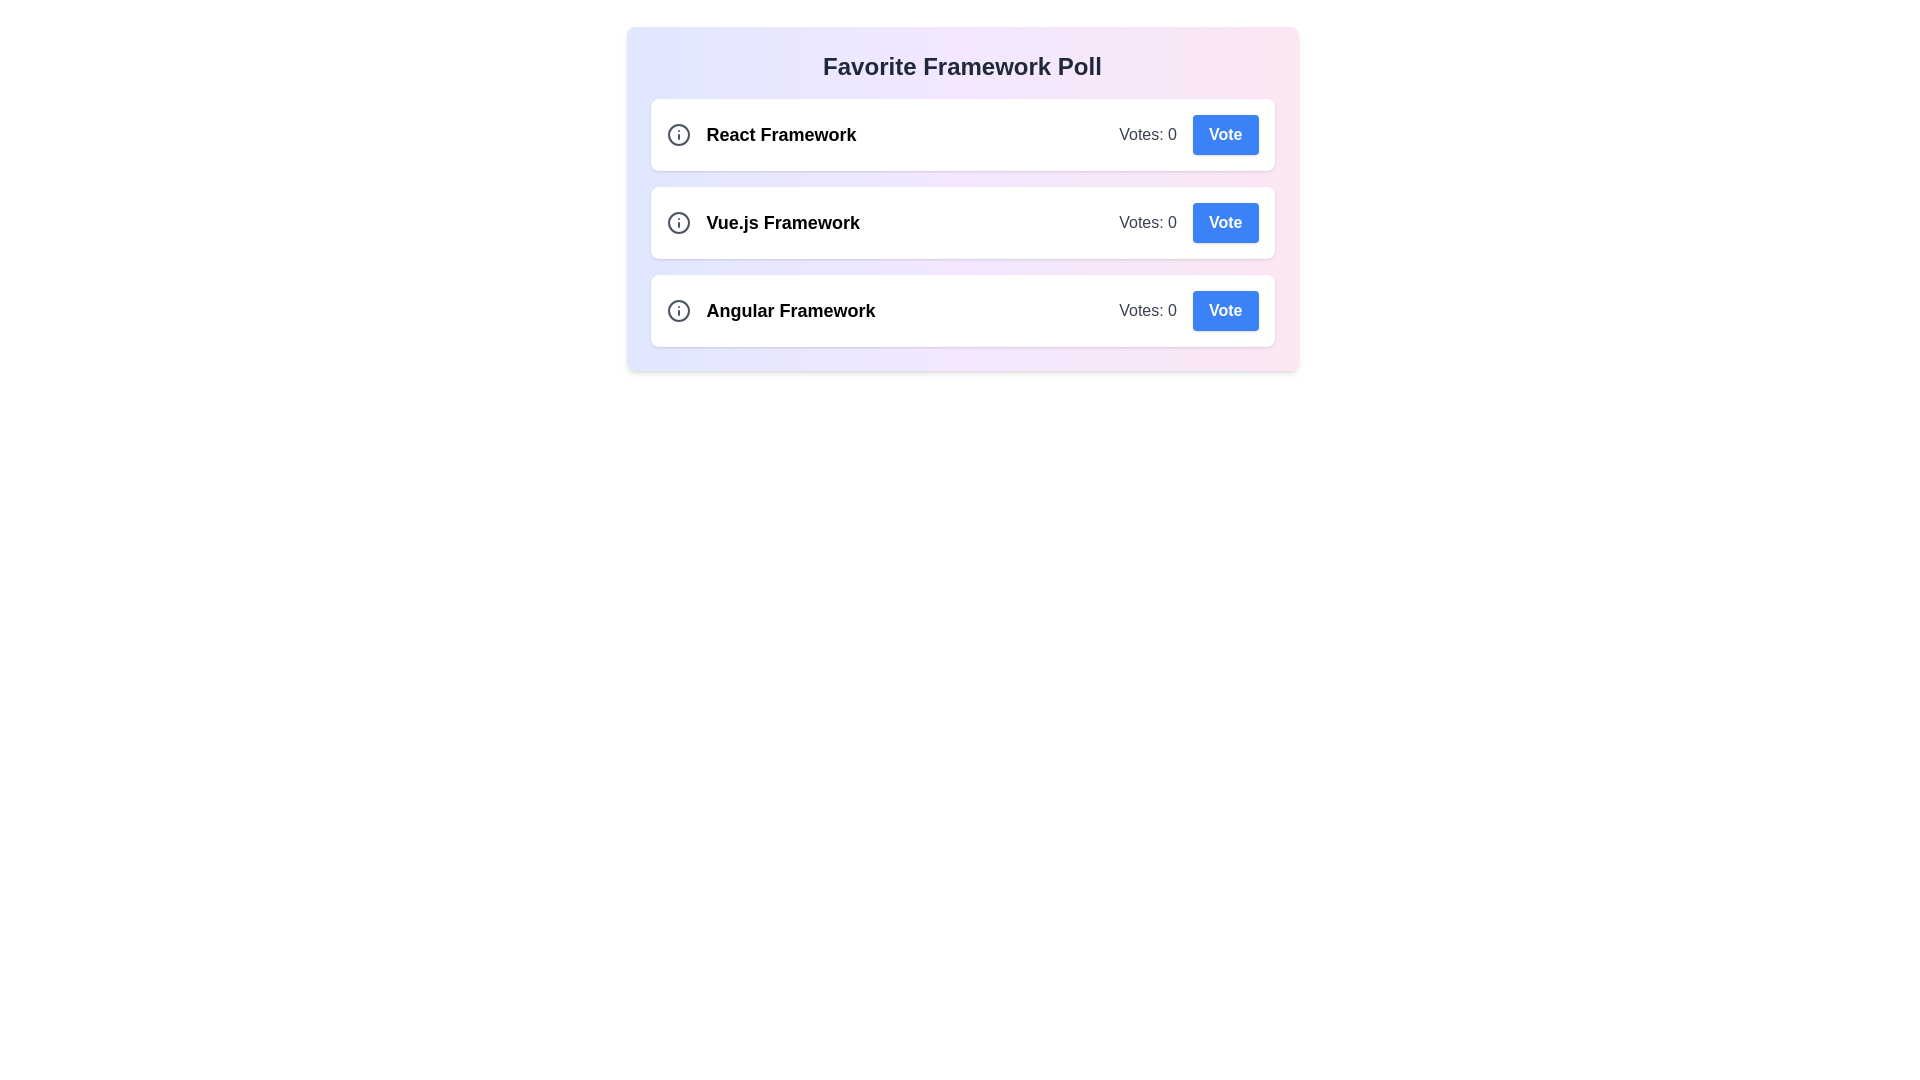  I want to click on the information icon next to the topic React Framework, so click(678, 135).